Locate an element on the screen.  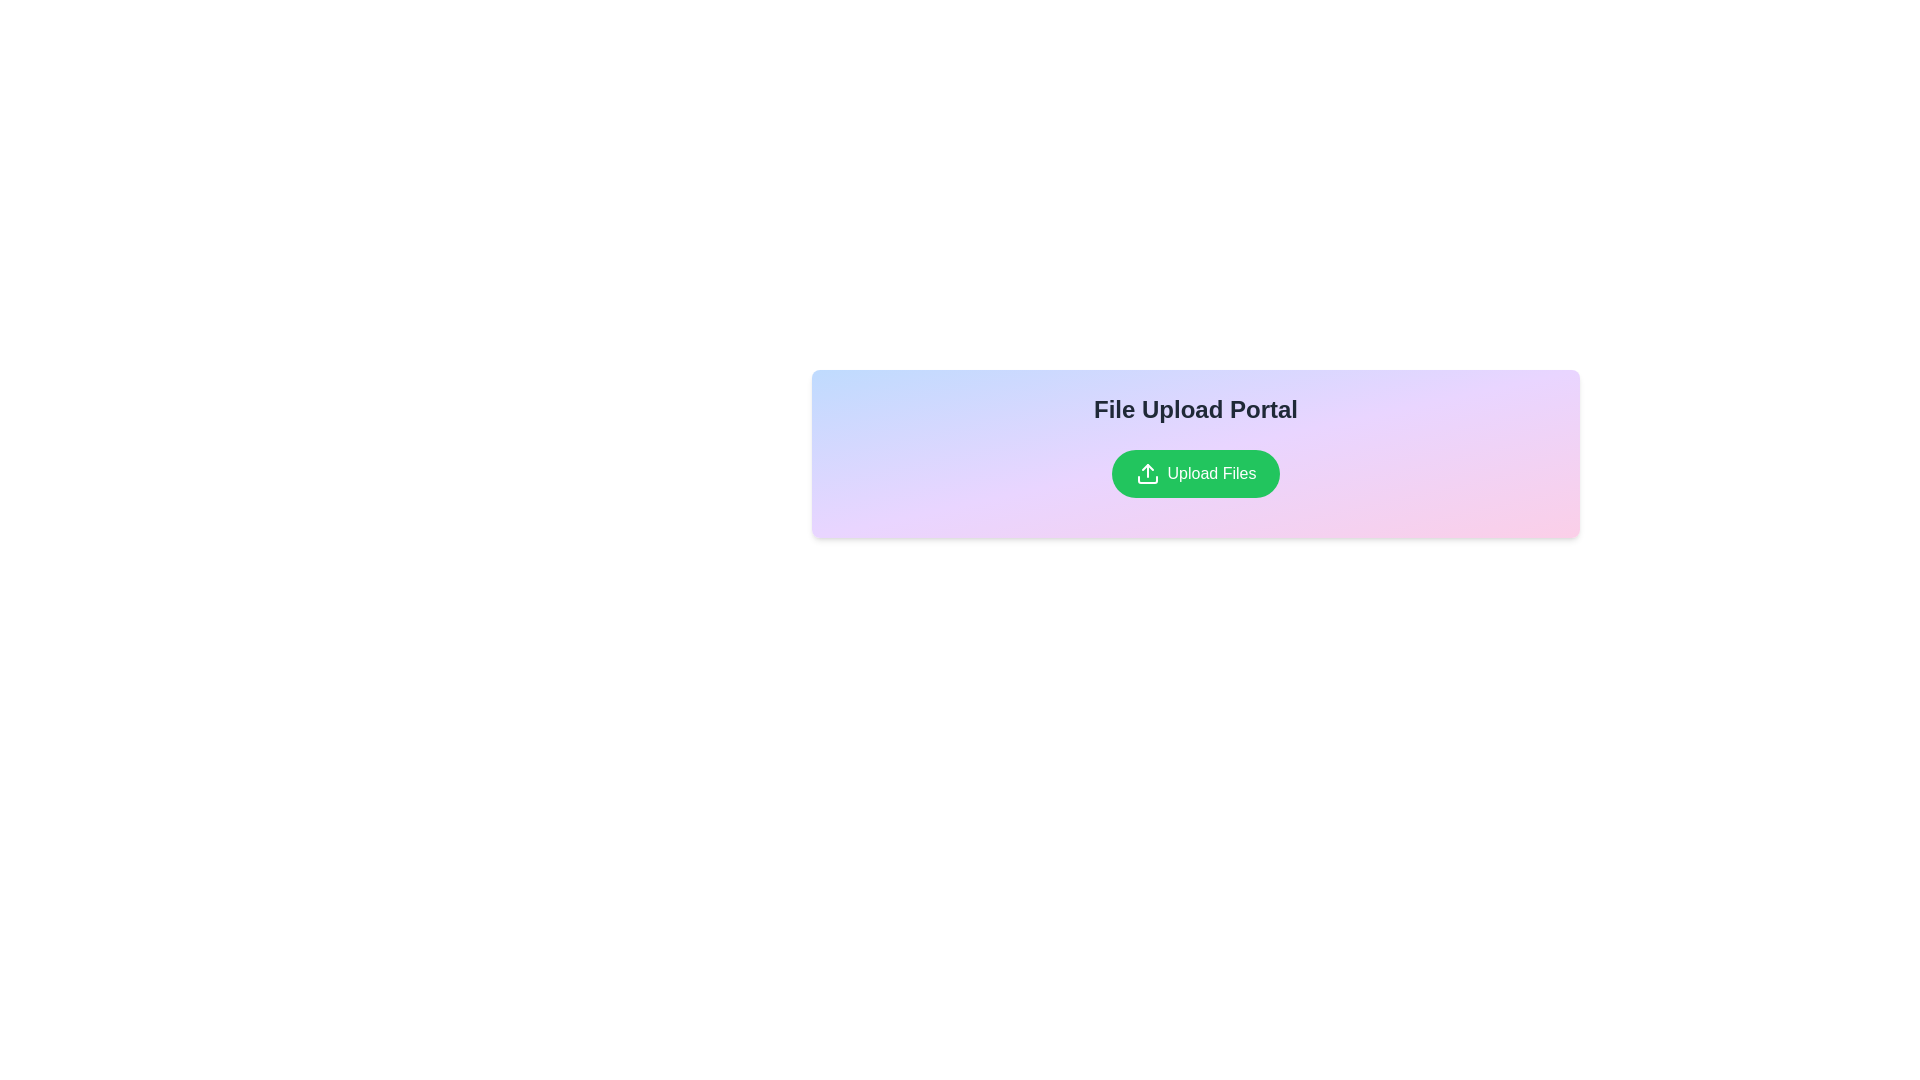
the 'Upload Files' label within the green button is located at coordinates (1210, 474).